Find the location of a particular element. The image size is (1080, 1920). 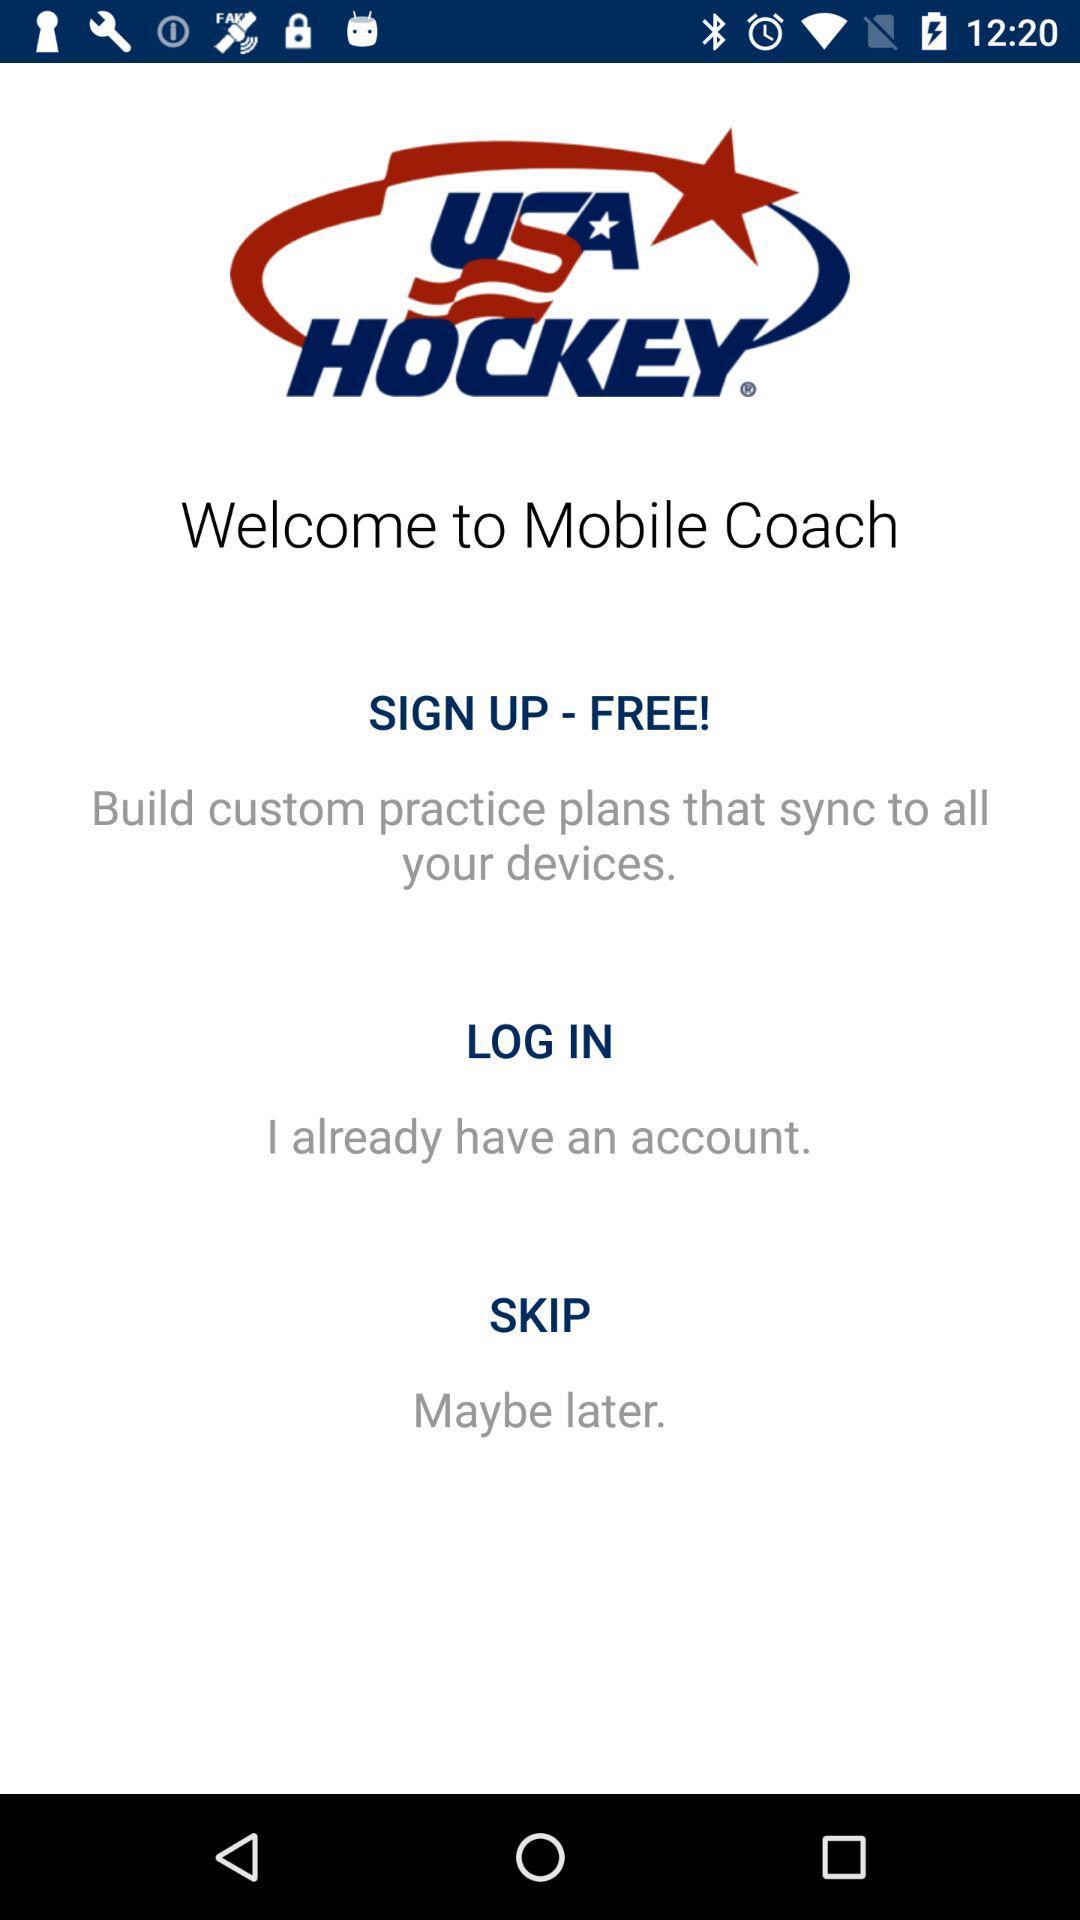

the sign up - free! item is located at coordinates (538, 711).